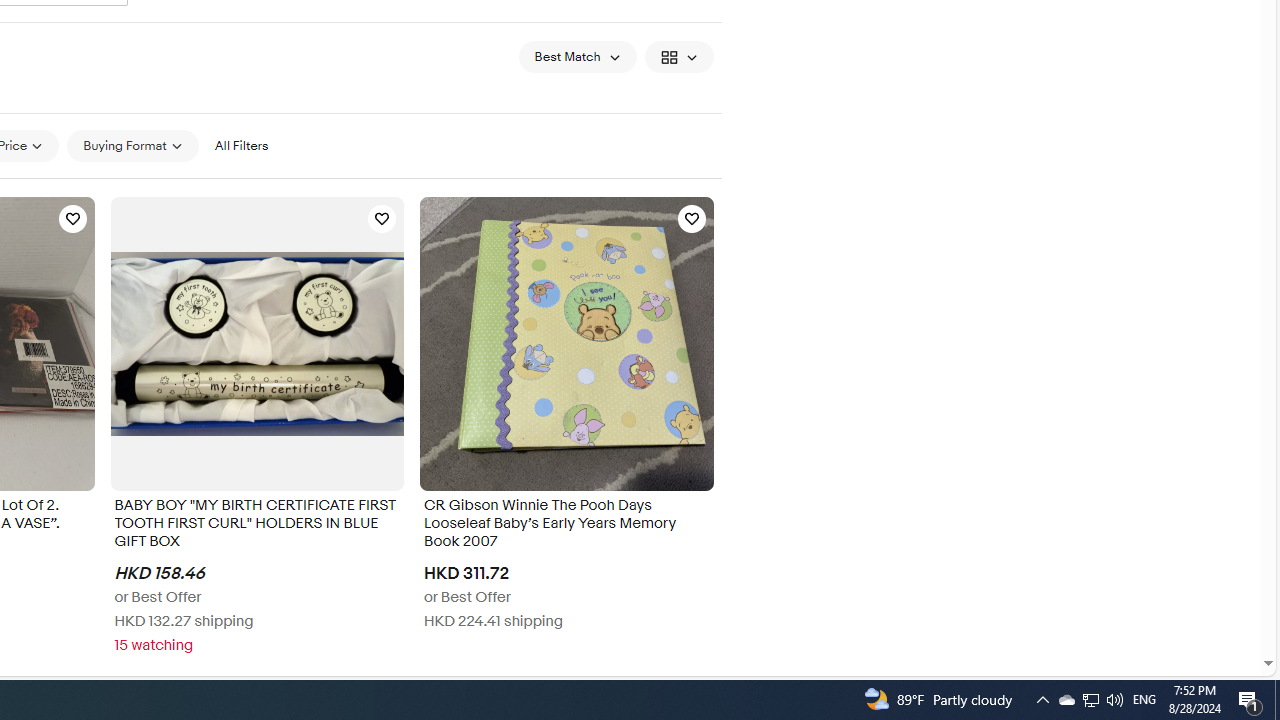  What do you see at coordinates (576, 55) in the screenshot?
I see `'Sort: Best Match'` at bounding box center [576, 55].